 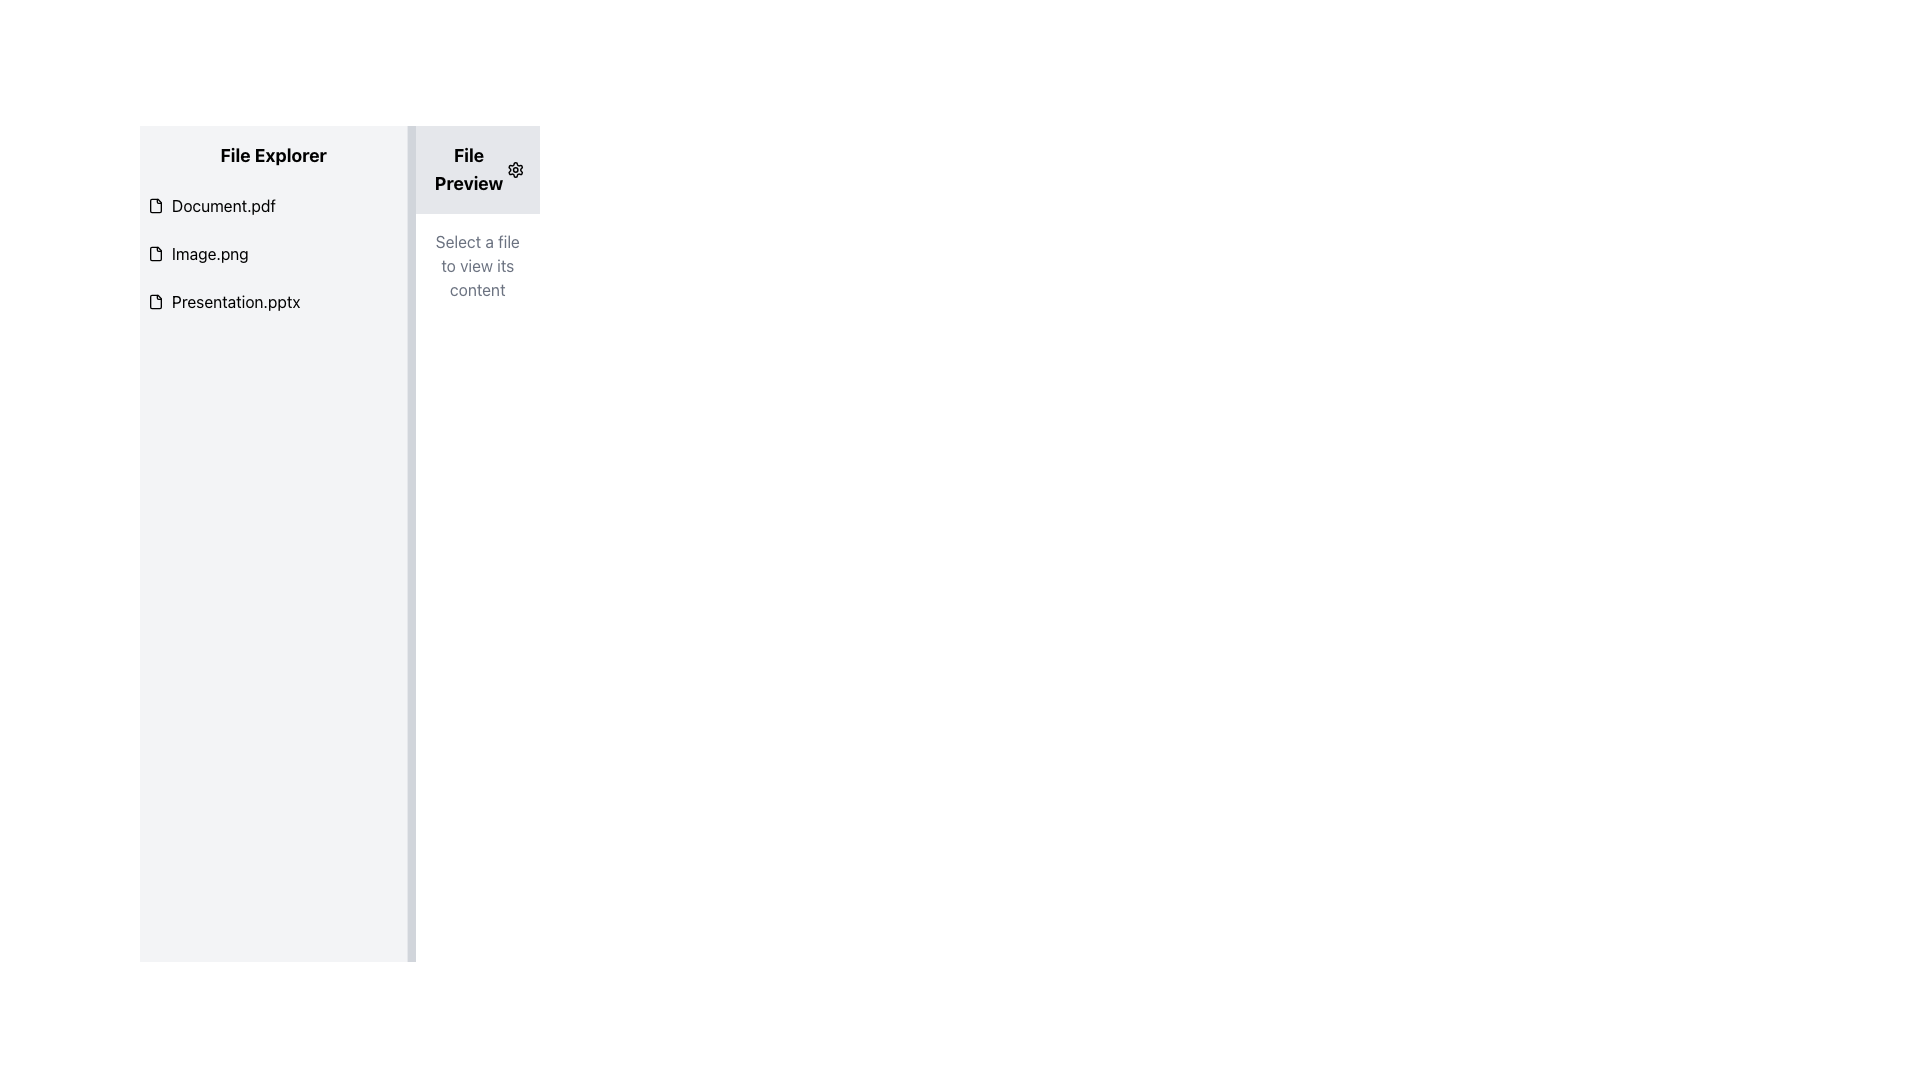 I want to click on the list item labeled 'Image.png' in the file explorer, so click(x=272, y=253).